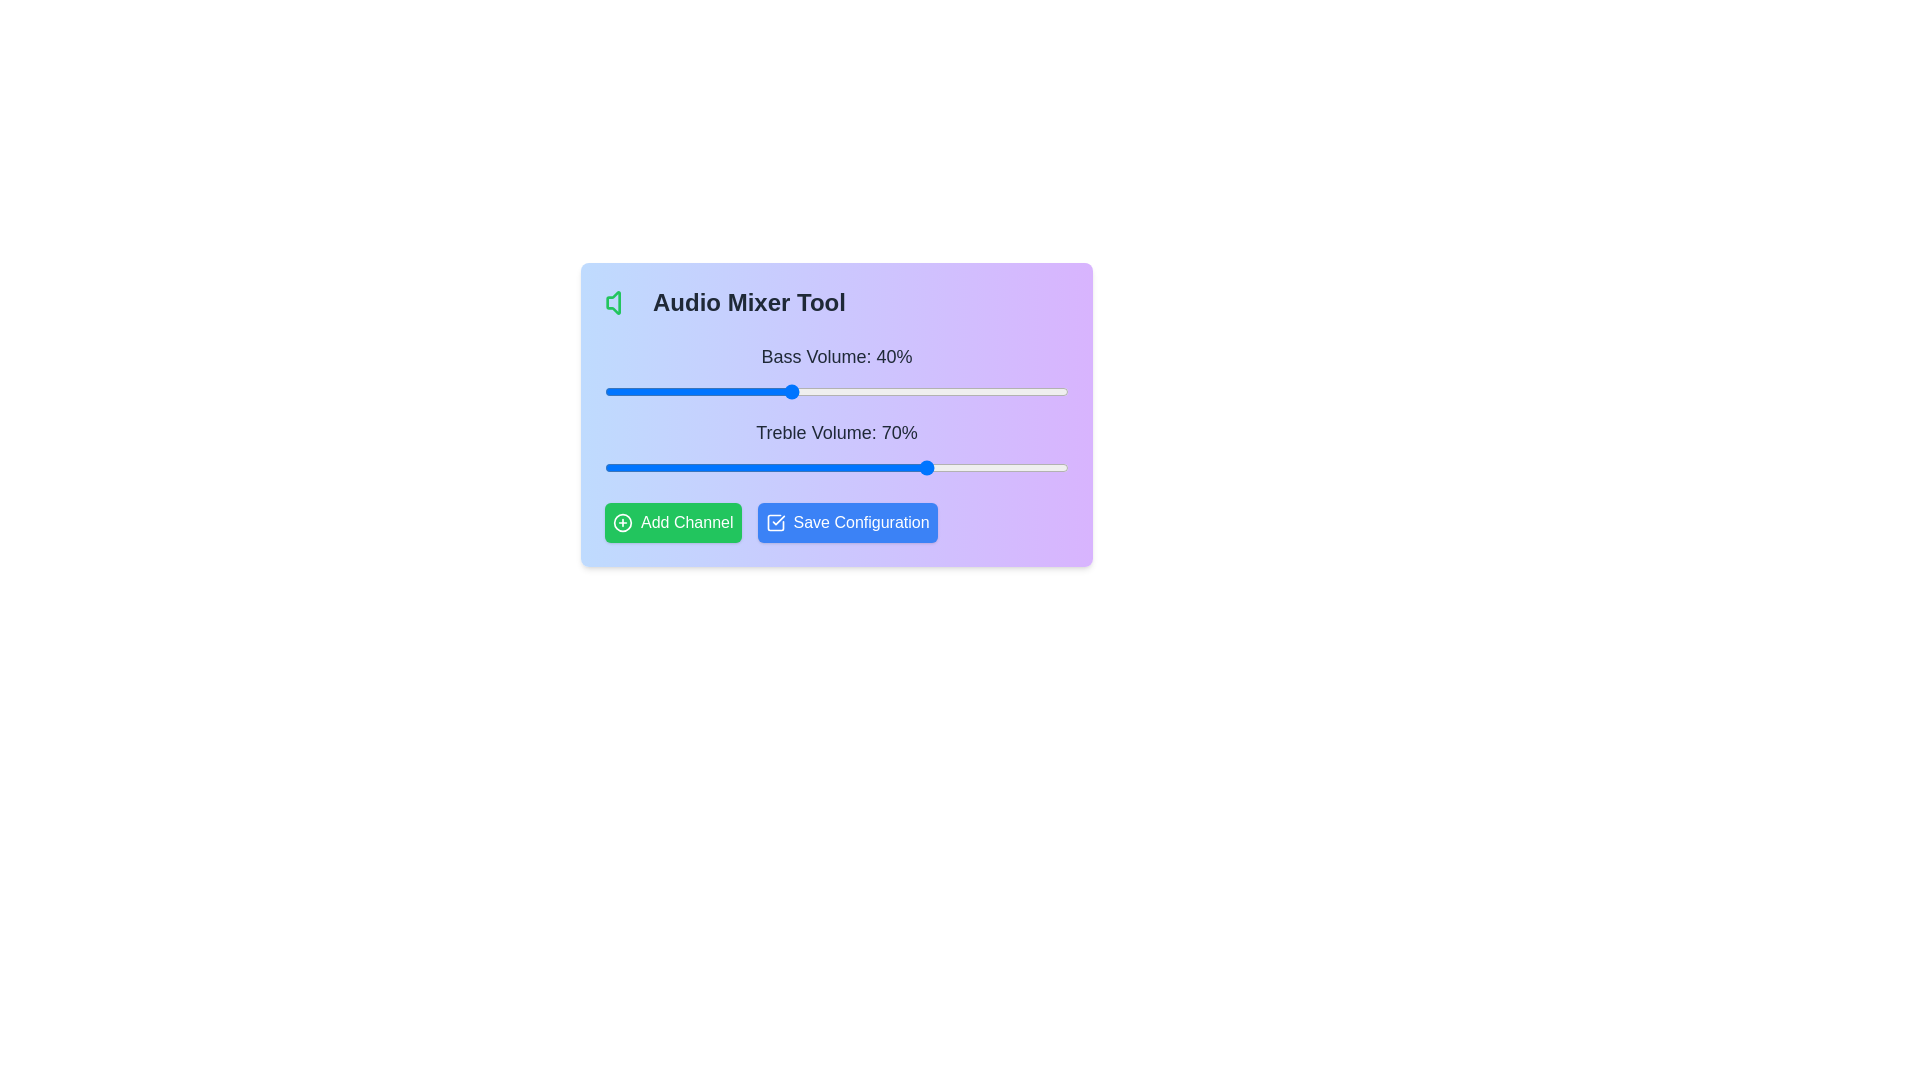 The image size is (1920, 1080). Describe the element at coordinates (748, 303) in the screenshot. I see `the text label that serves as a header, positioned centrally in the interface and located to the right of the green speaker icon` at that location.